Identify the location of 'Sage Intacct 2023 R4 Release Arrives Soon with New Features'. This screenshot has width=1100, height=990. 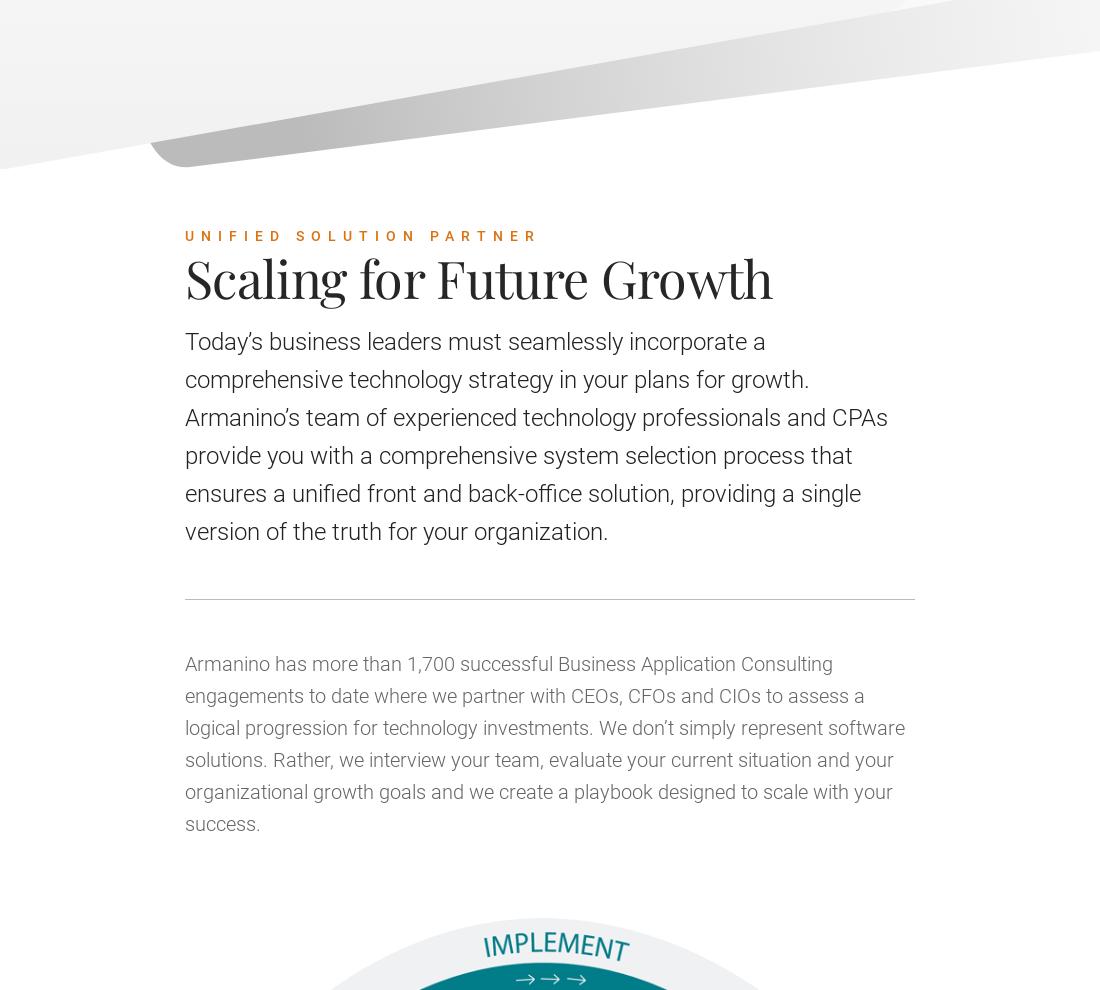
(439, 107).